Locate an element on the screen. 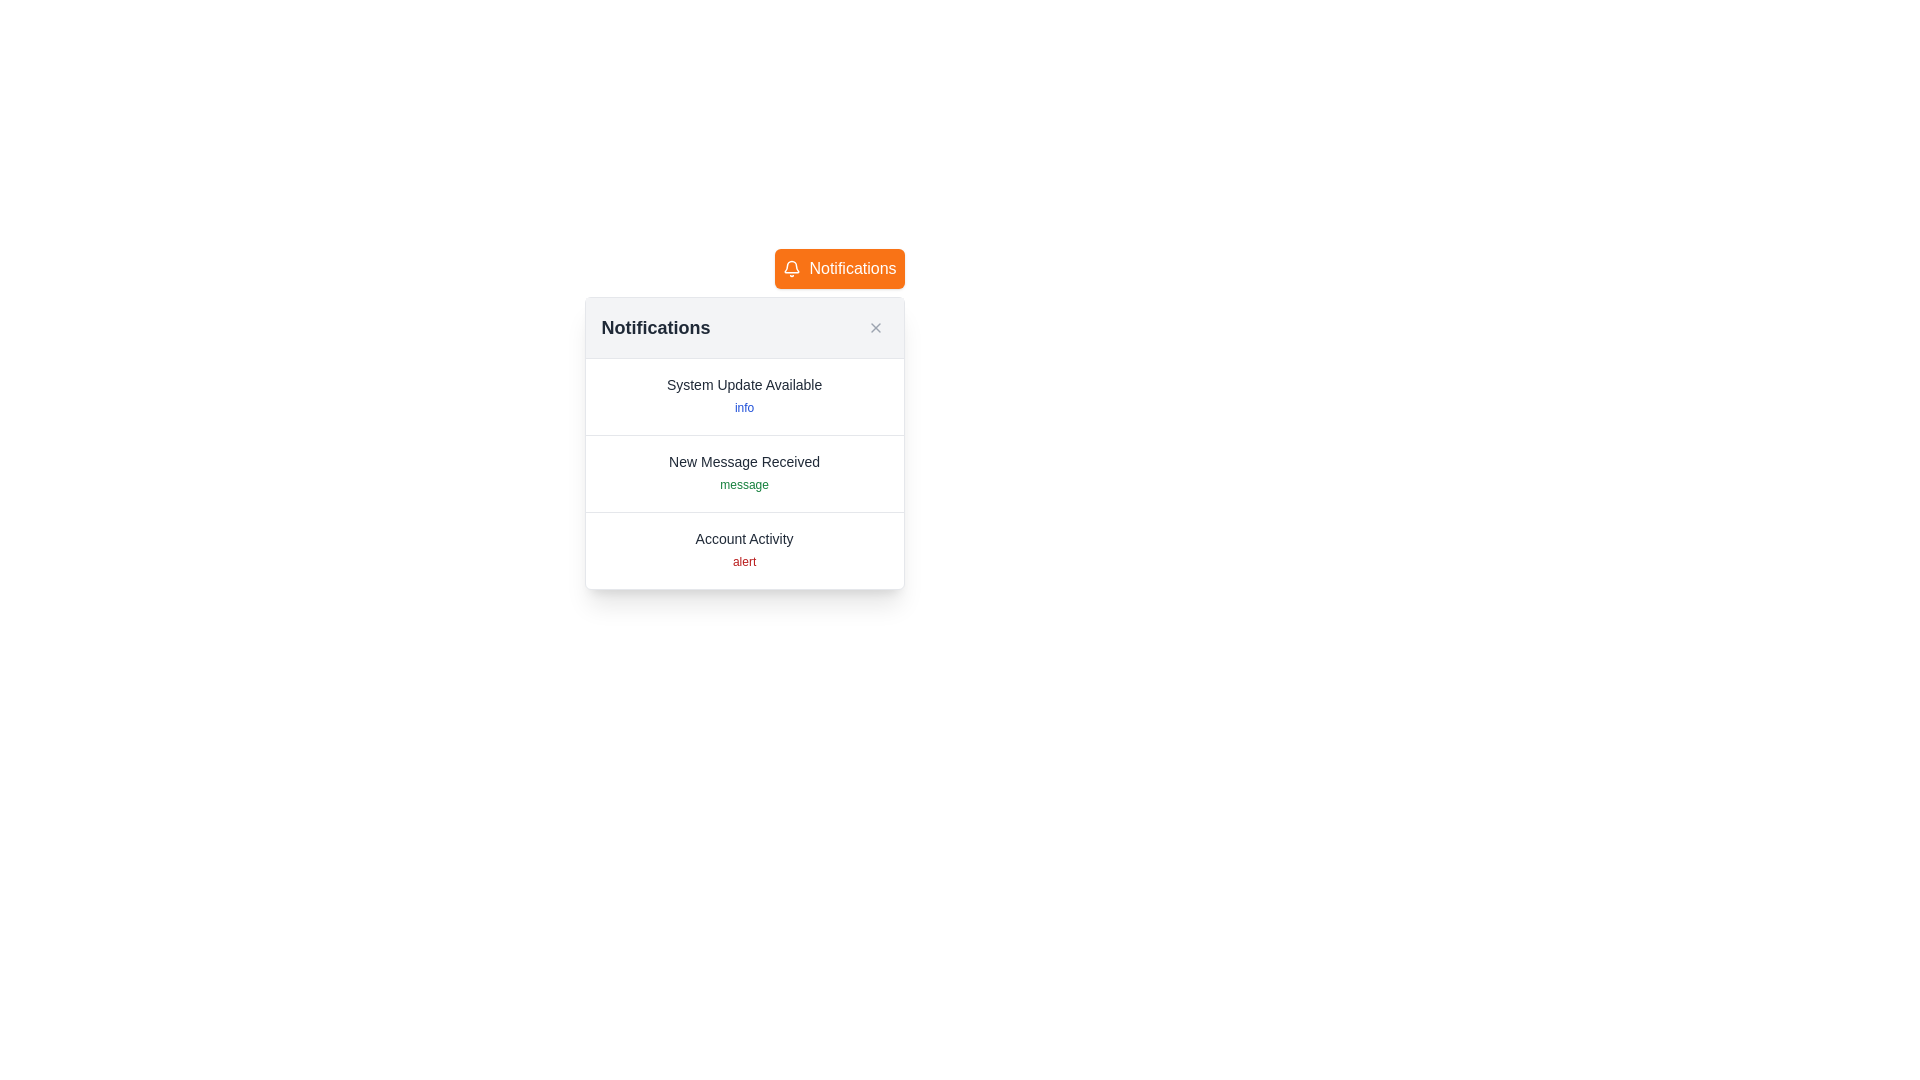 This screenshot has width=1920, height=1080. the second item in the Dropdown Menu Content located below the orange 'Notifications' button is located at coordinates (743, 442).